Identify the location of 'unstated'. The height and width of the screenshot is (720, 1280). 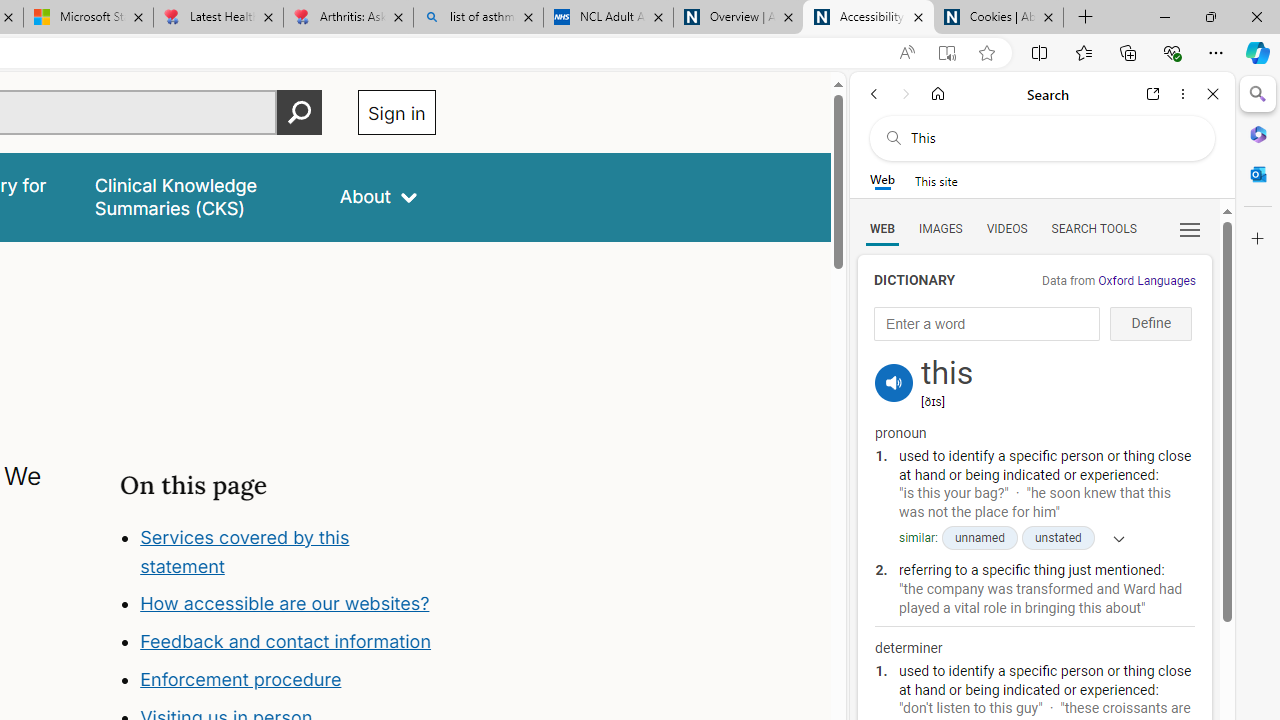
(1056, 537).